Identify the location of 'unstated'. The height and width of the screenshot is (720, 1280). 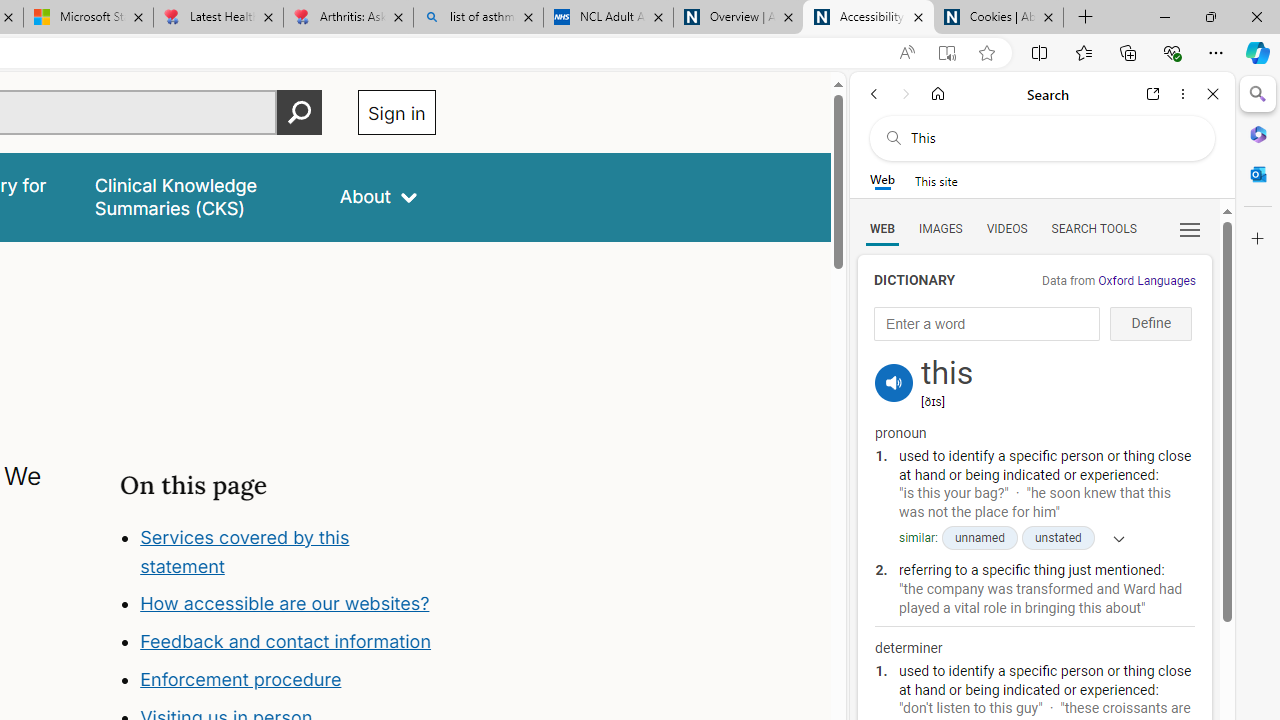
(1056, 537).